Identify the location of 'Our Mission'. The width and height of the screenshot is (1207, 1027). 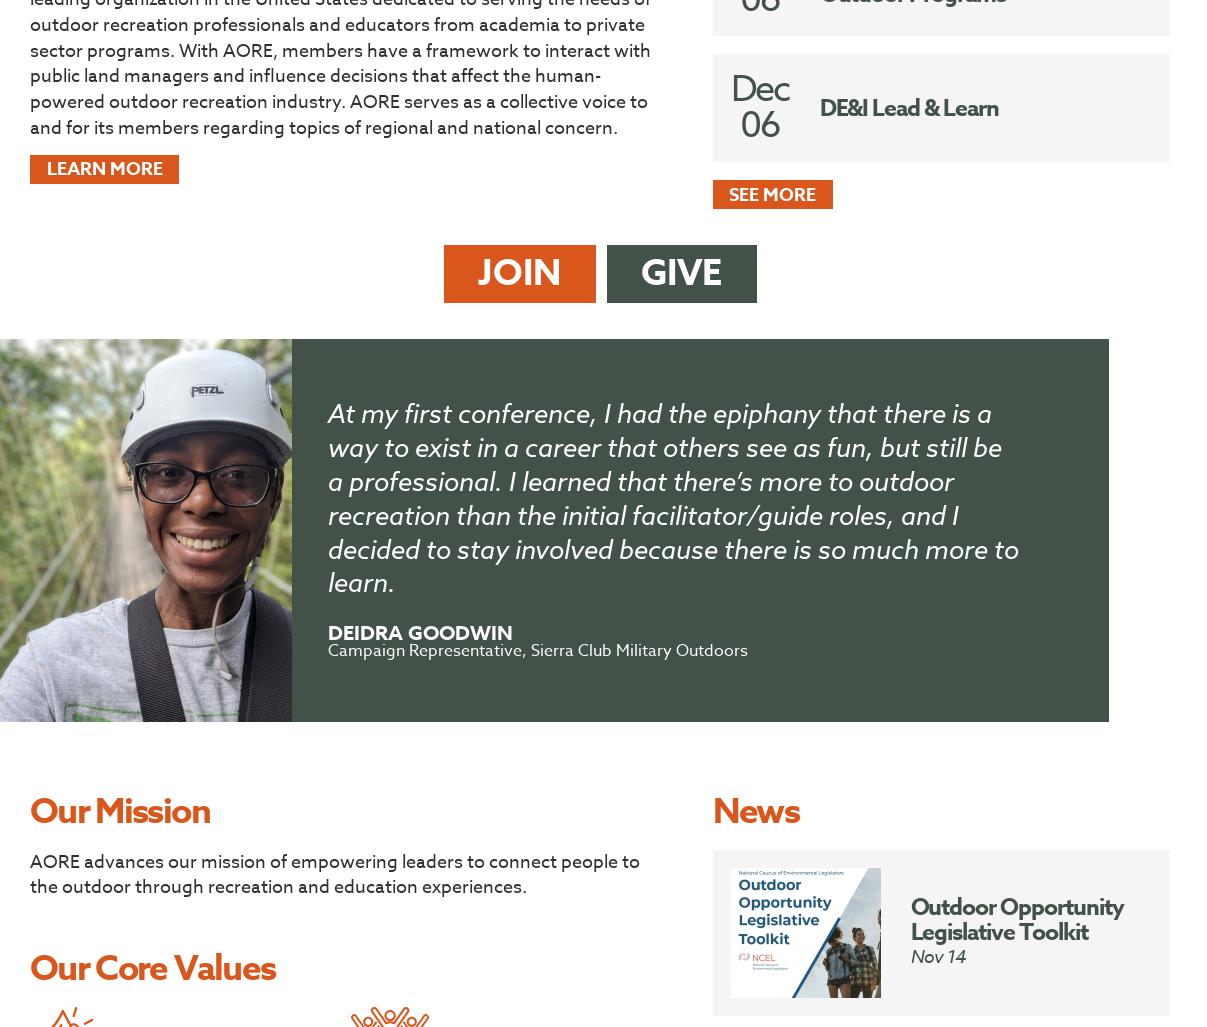
(118, 811).